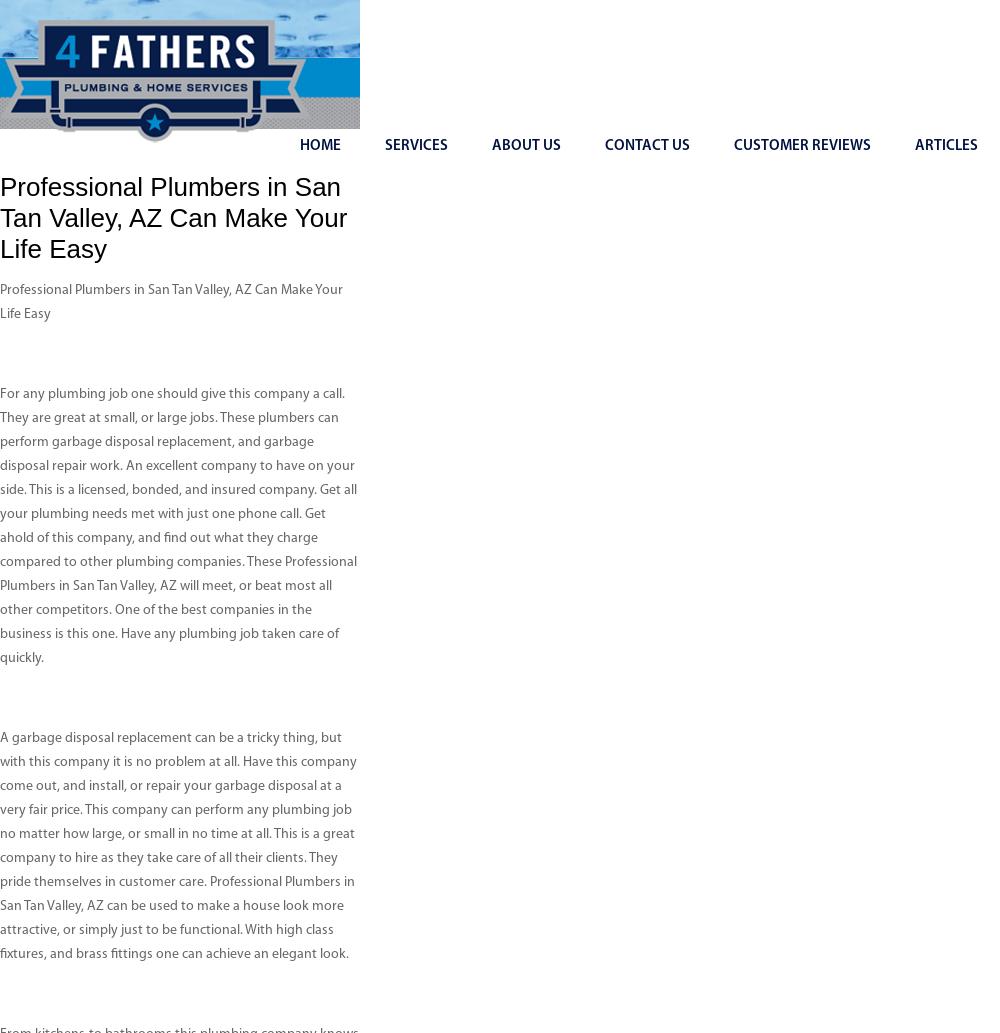 The width and height of the screenshot is (1000, 1033). What do you see at coordinates (802, 146) in the screenshot?
I see `'Customer Reviews'` at bounding box center [802, 146].